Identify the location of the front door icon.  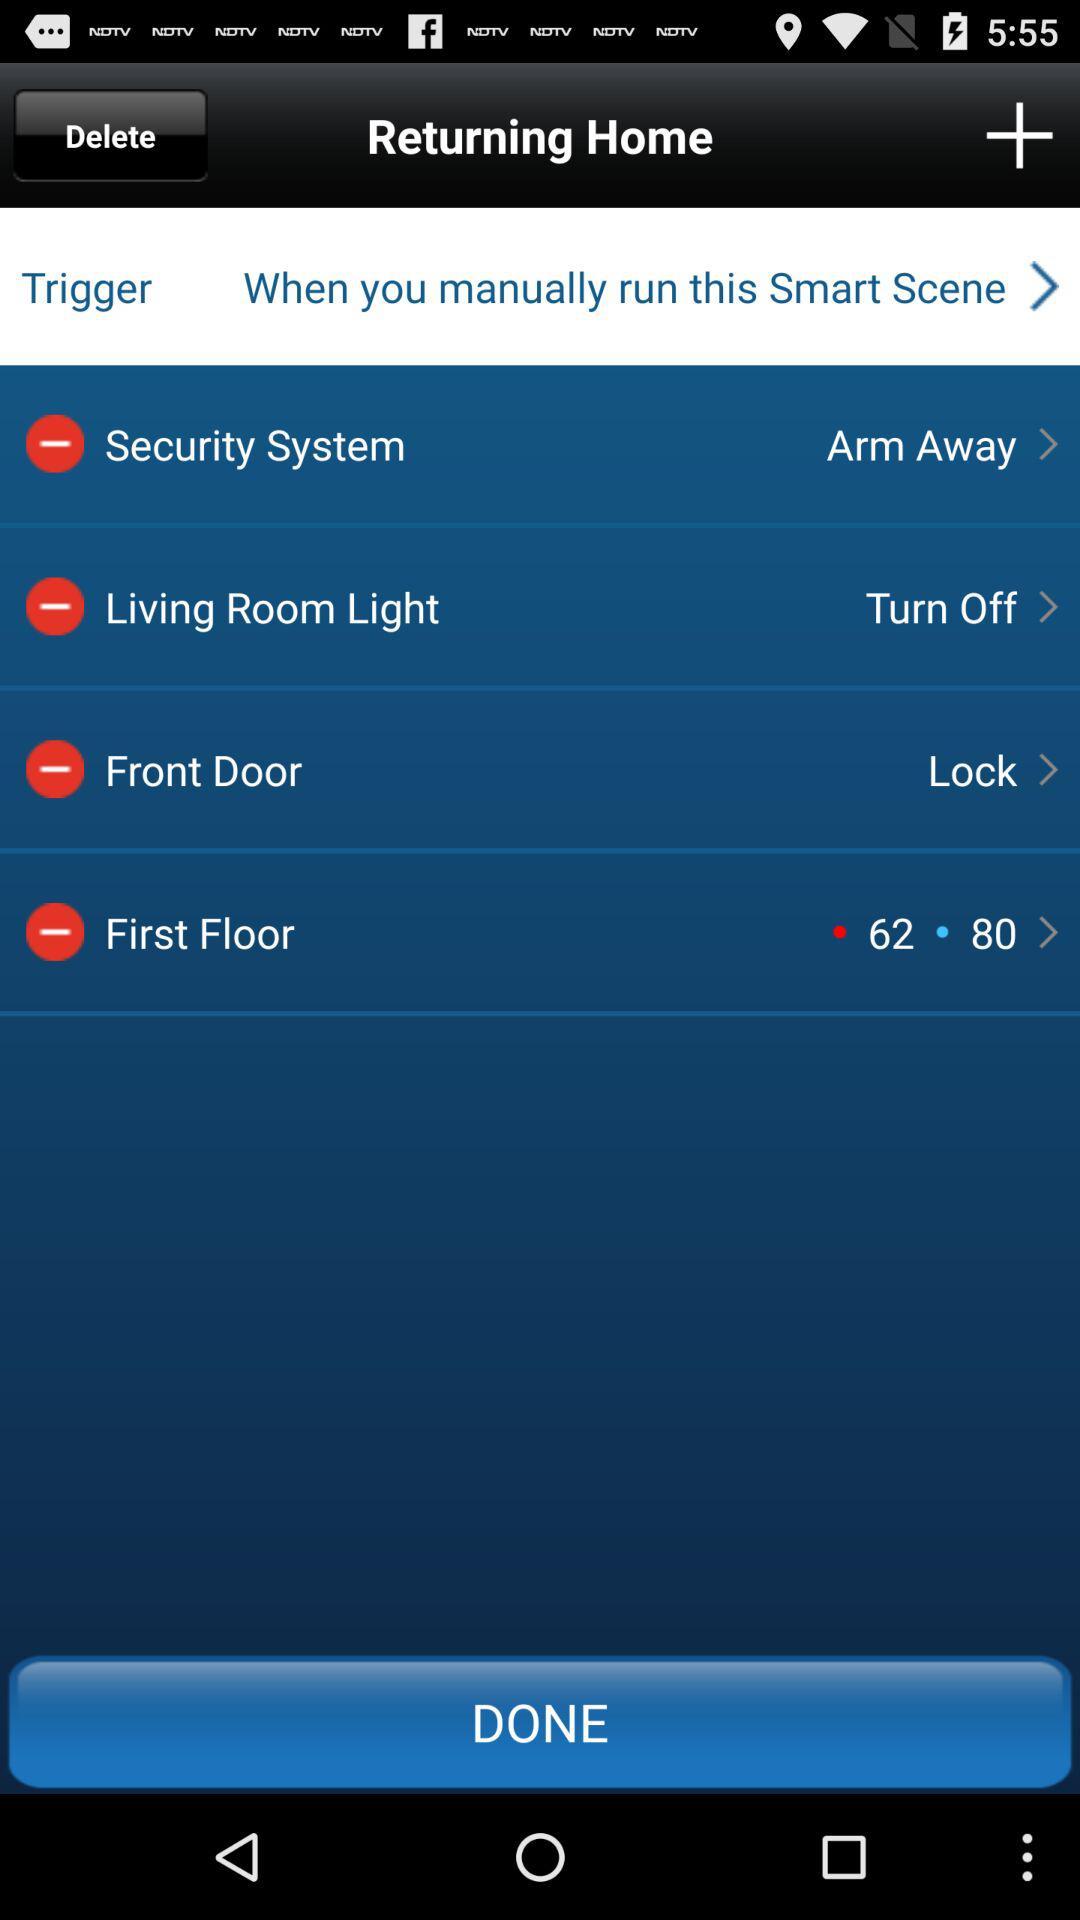
(498, 768).